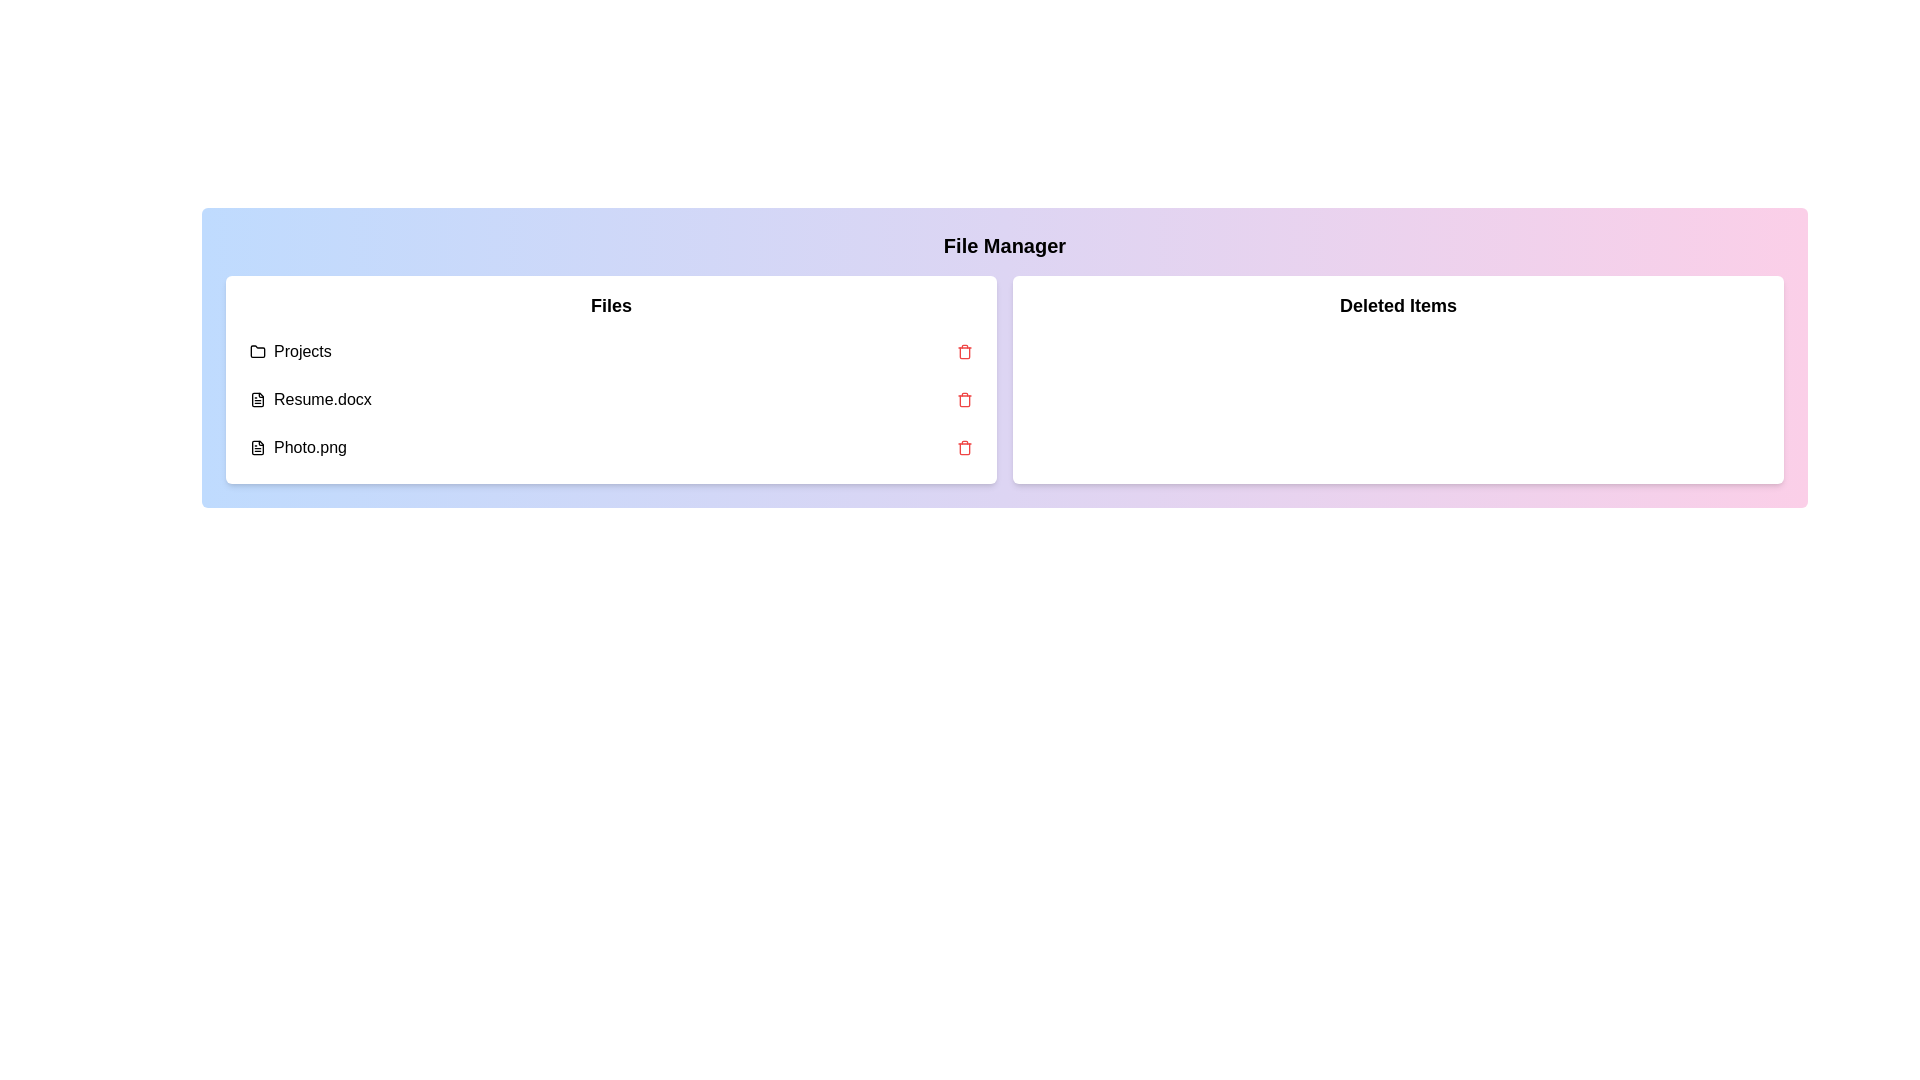  Describe the element at coordinates (1397, 380) in the screenshot. I see `the 'Deleted Items' panel to view its contents` at that location.